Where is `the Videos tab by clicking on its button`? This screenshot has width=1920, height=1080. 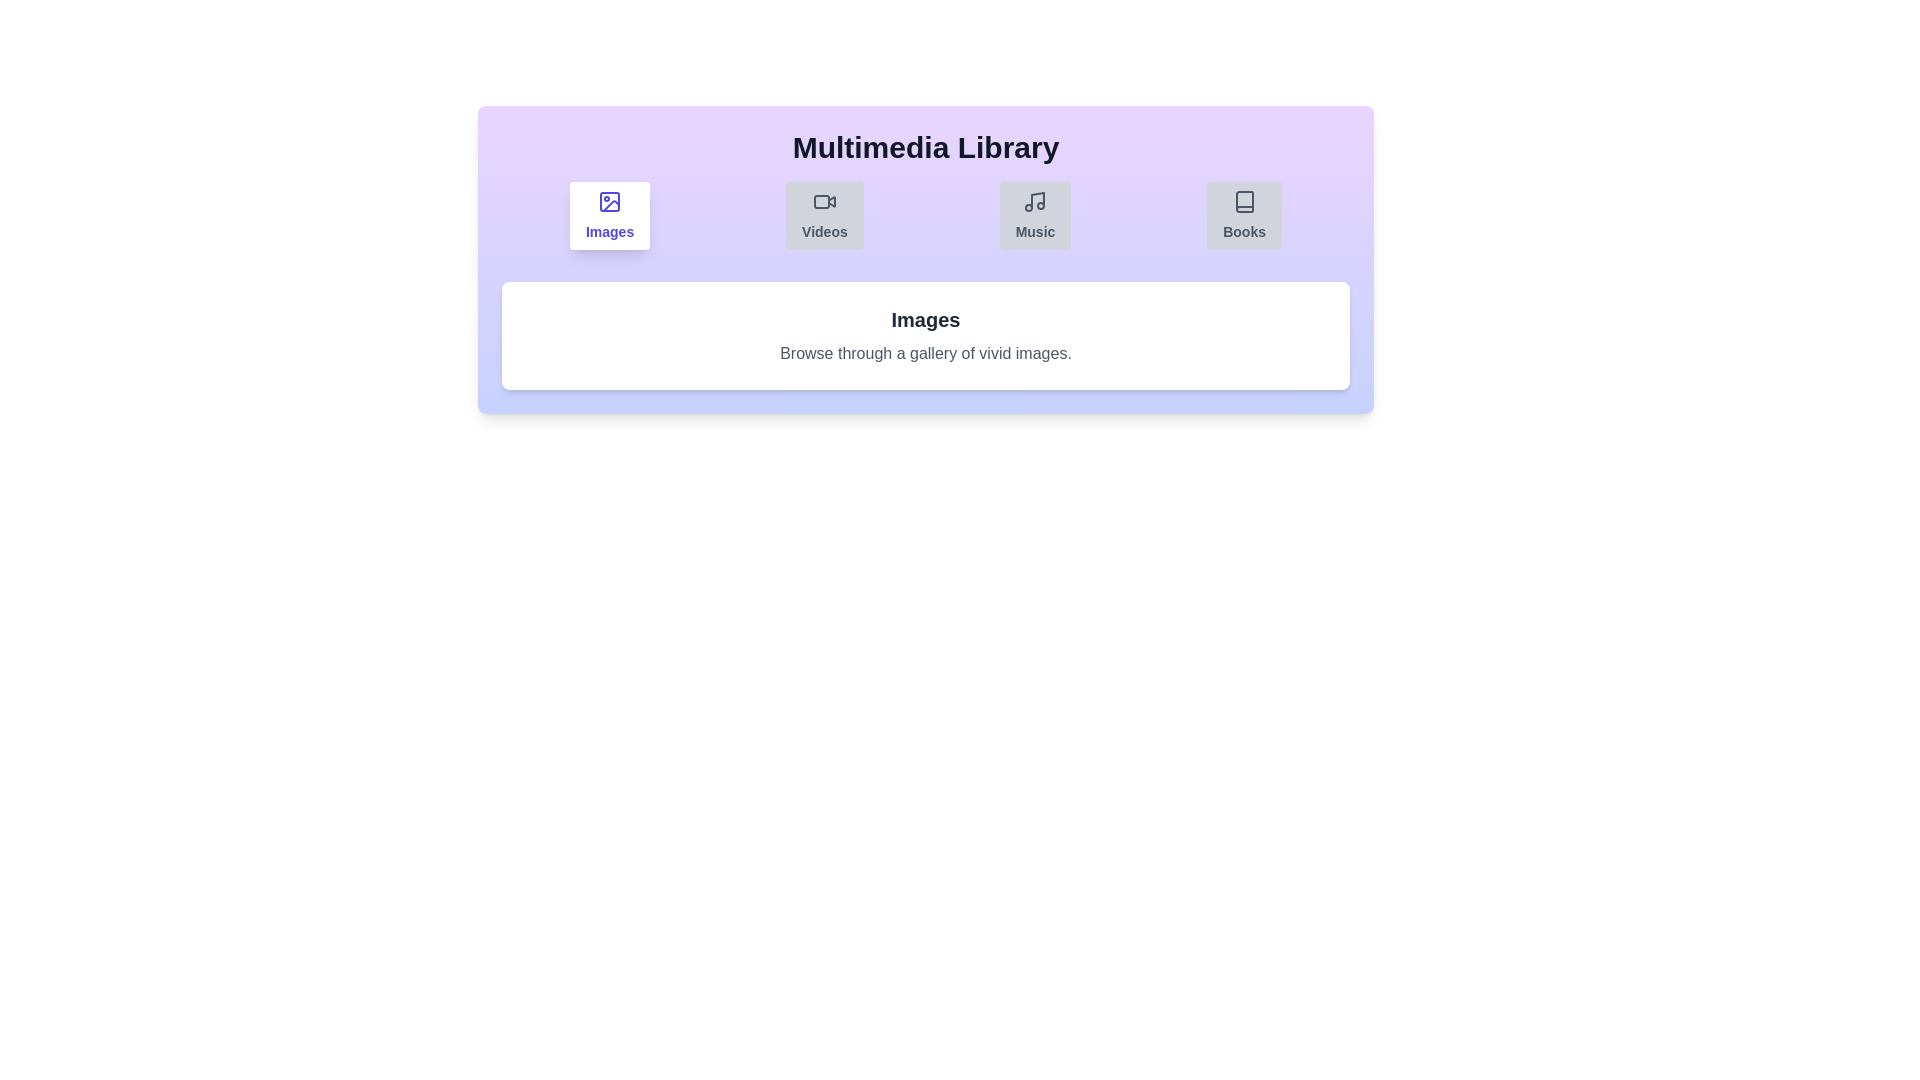 the Videos tab by clicking on its button is located at coordinates (824, 216).